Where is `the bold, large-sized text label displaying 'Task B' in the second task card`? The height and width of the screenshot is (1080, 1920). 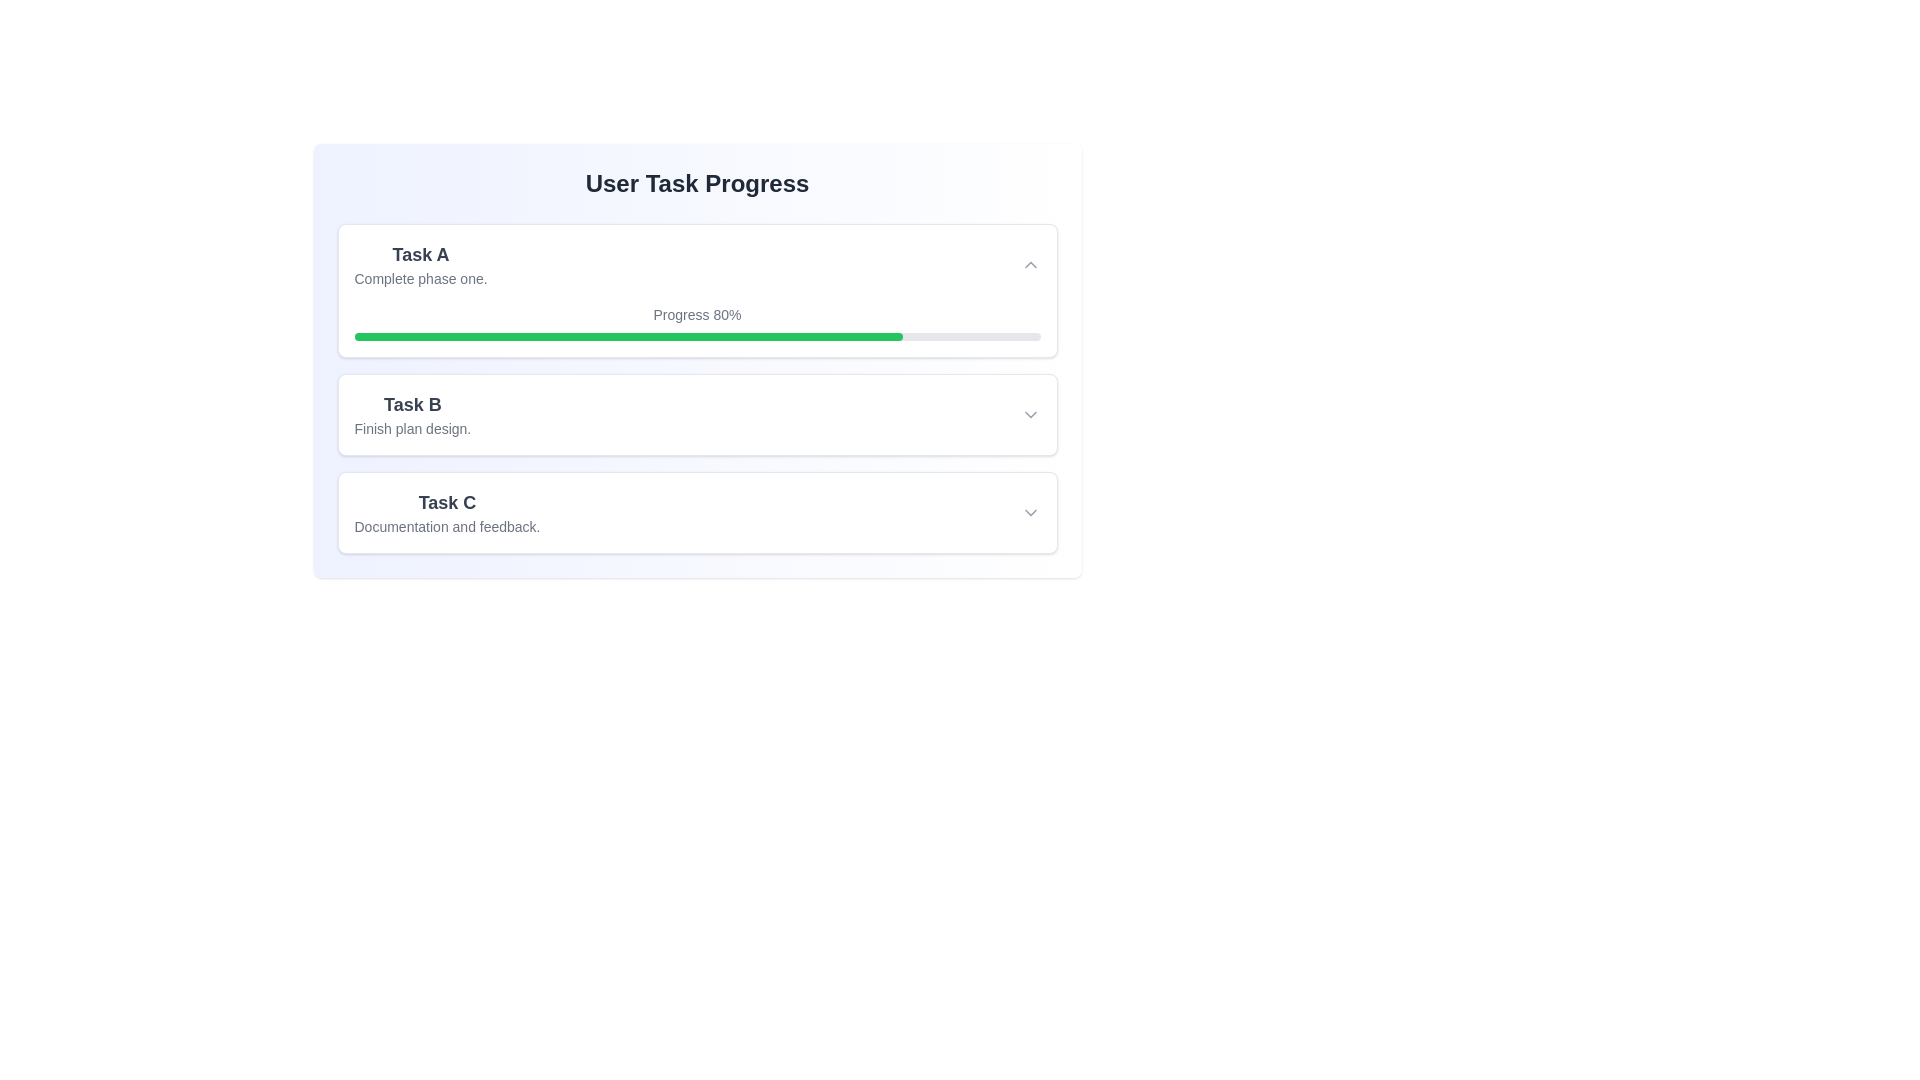 the bold, large-sized text label displaying 'Task B' in the second task card is located at coordinates (411, 405).